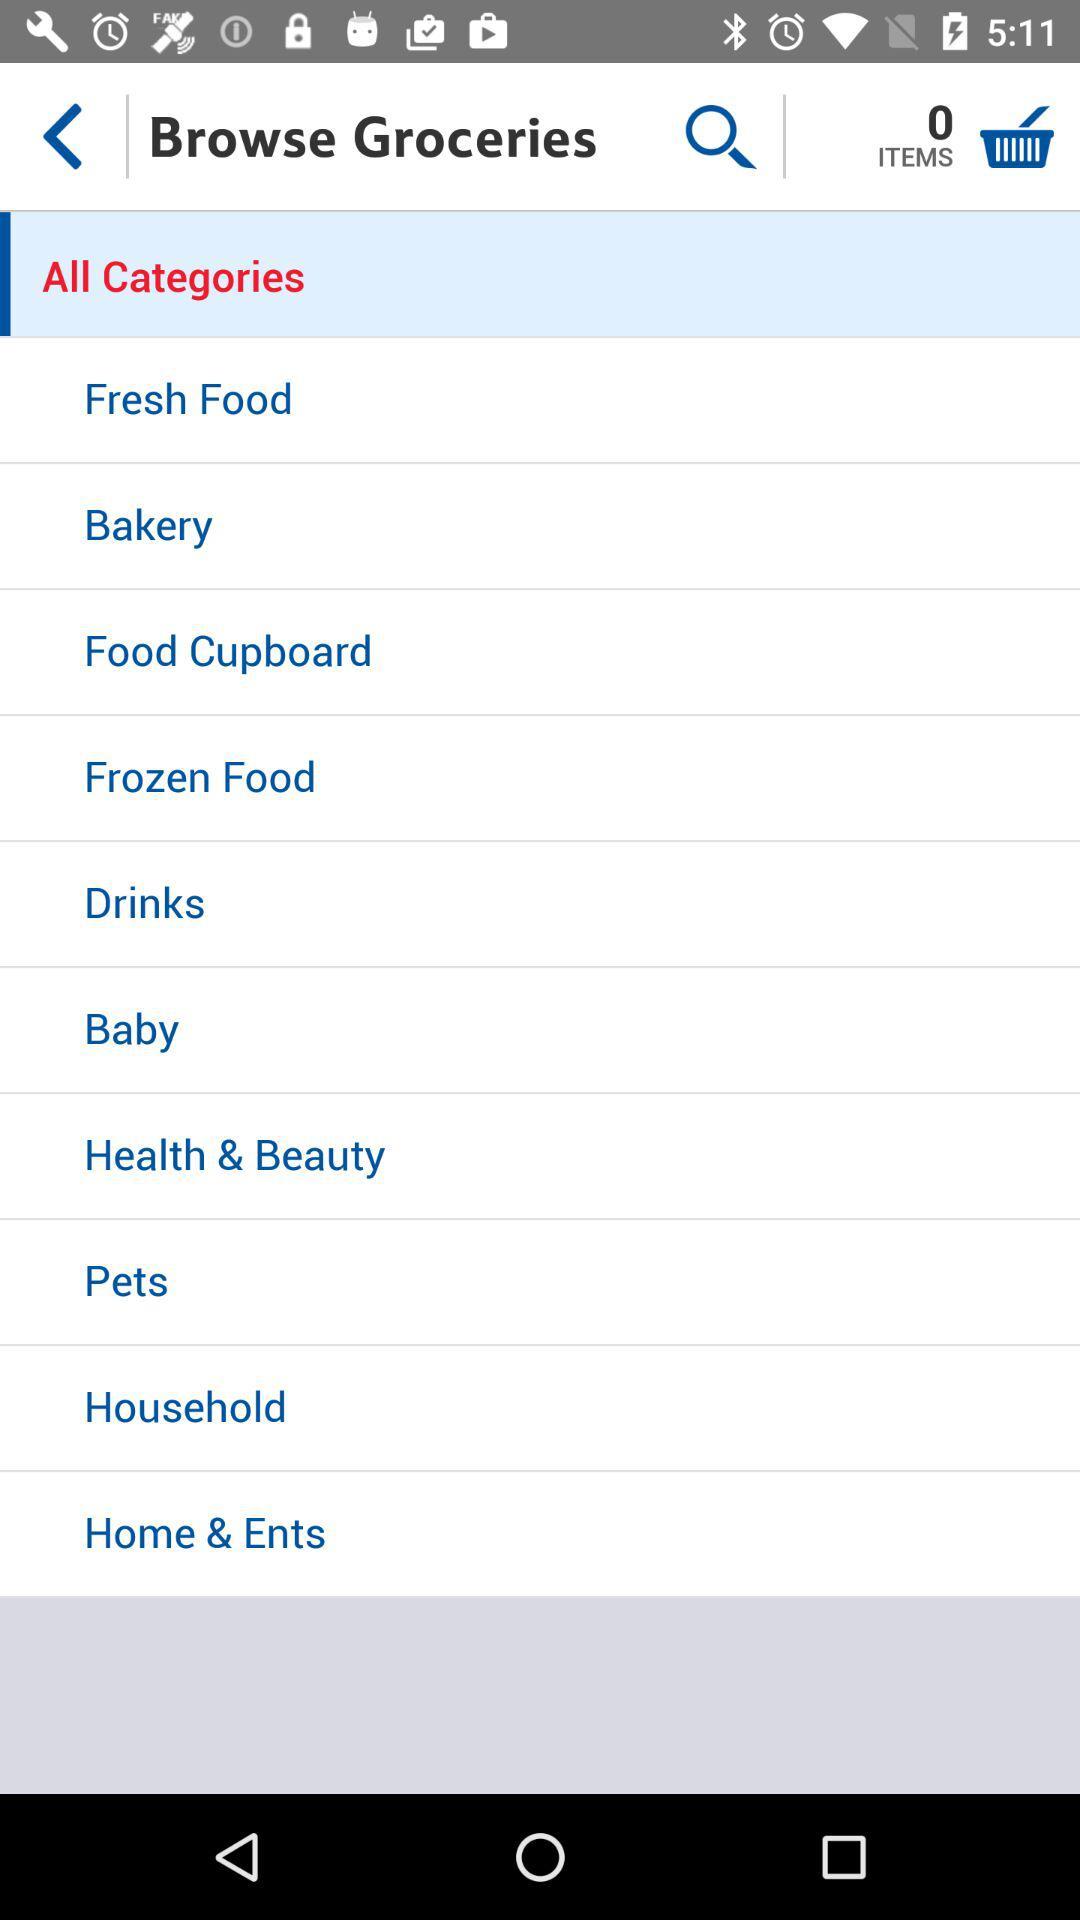 The height and width of the screenshot is (1920, 1080). Describe the element at coordinates (540, 778) in the screenshot. I see `frozen food icon` at that location.